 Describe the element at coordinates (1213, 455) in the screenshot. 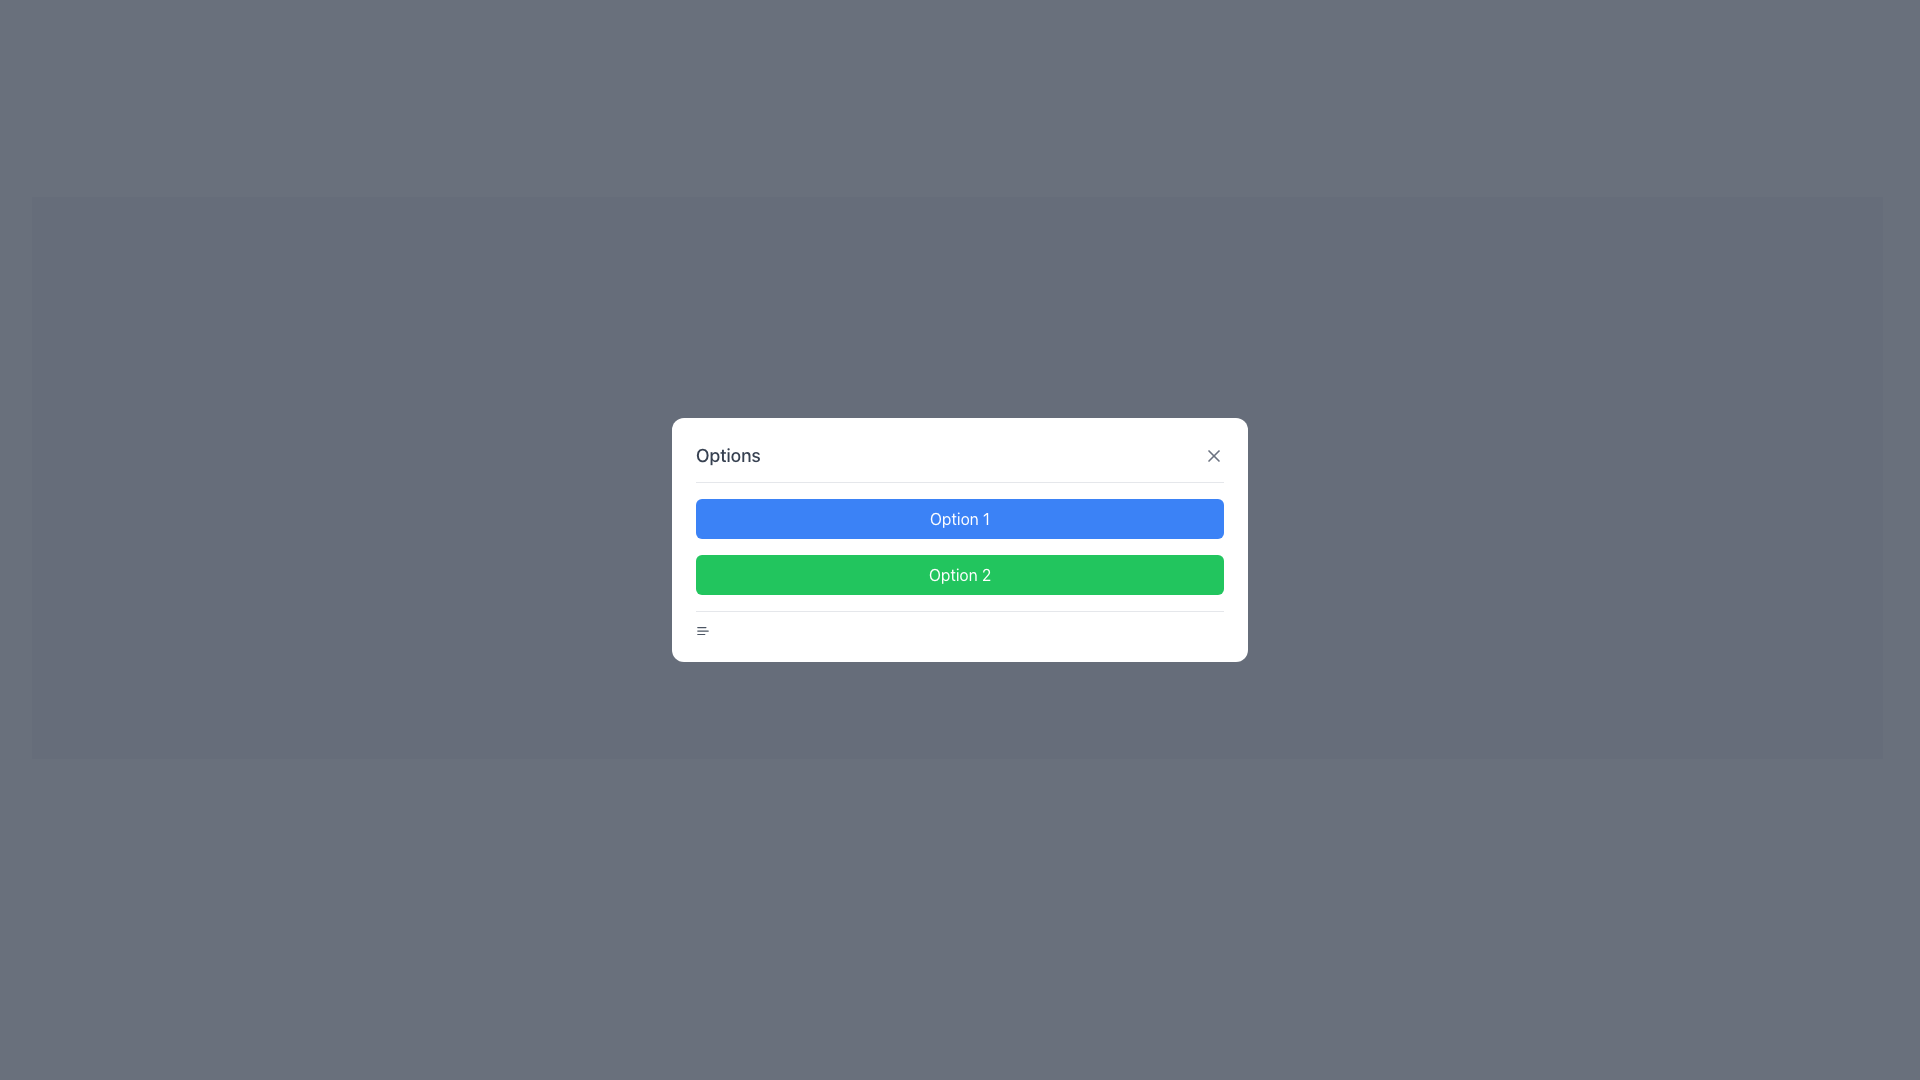

I see `the close button icon located in the top-right corner of the 'Options' modal header` at that location.